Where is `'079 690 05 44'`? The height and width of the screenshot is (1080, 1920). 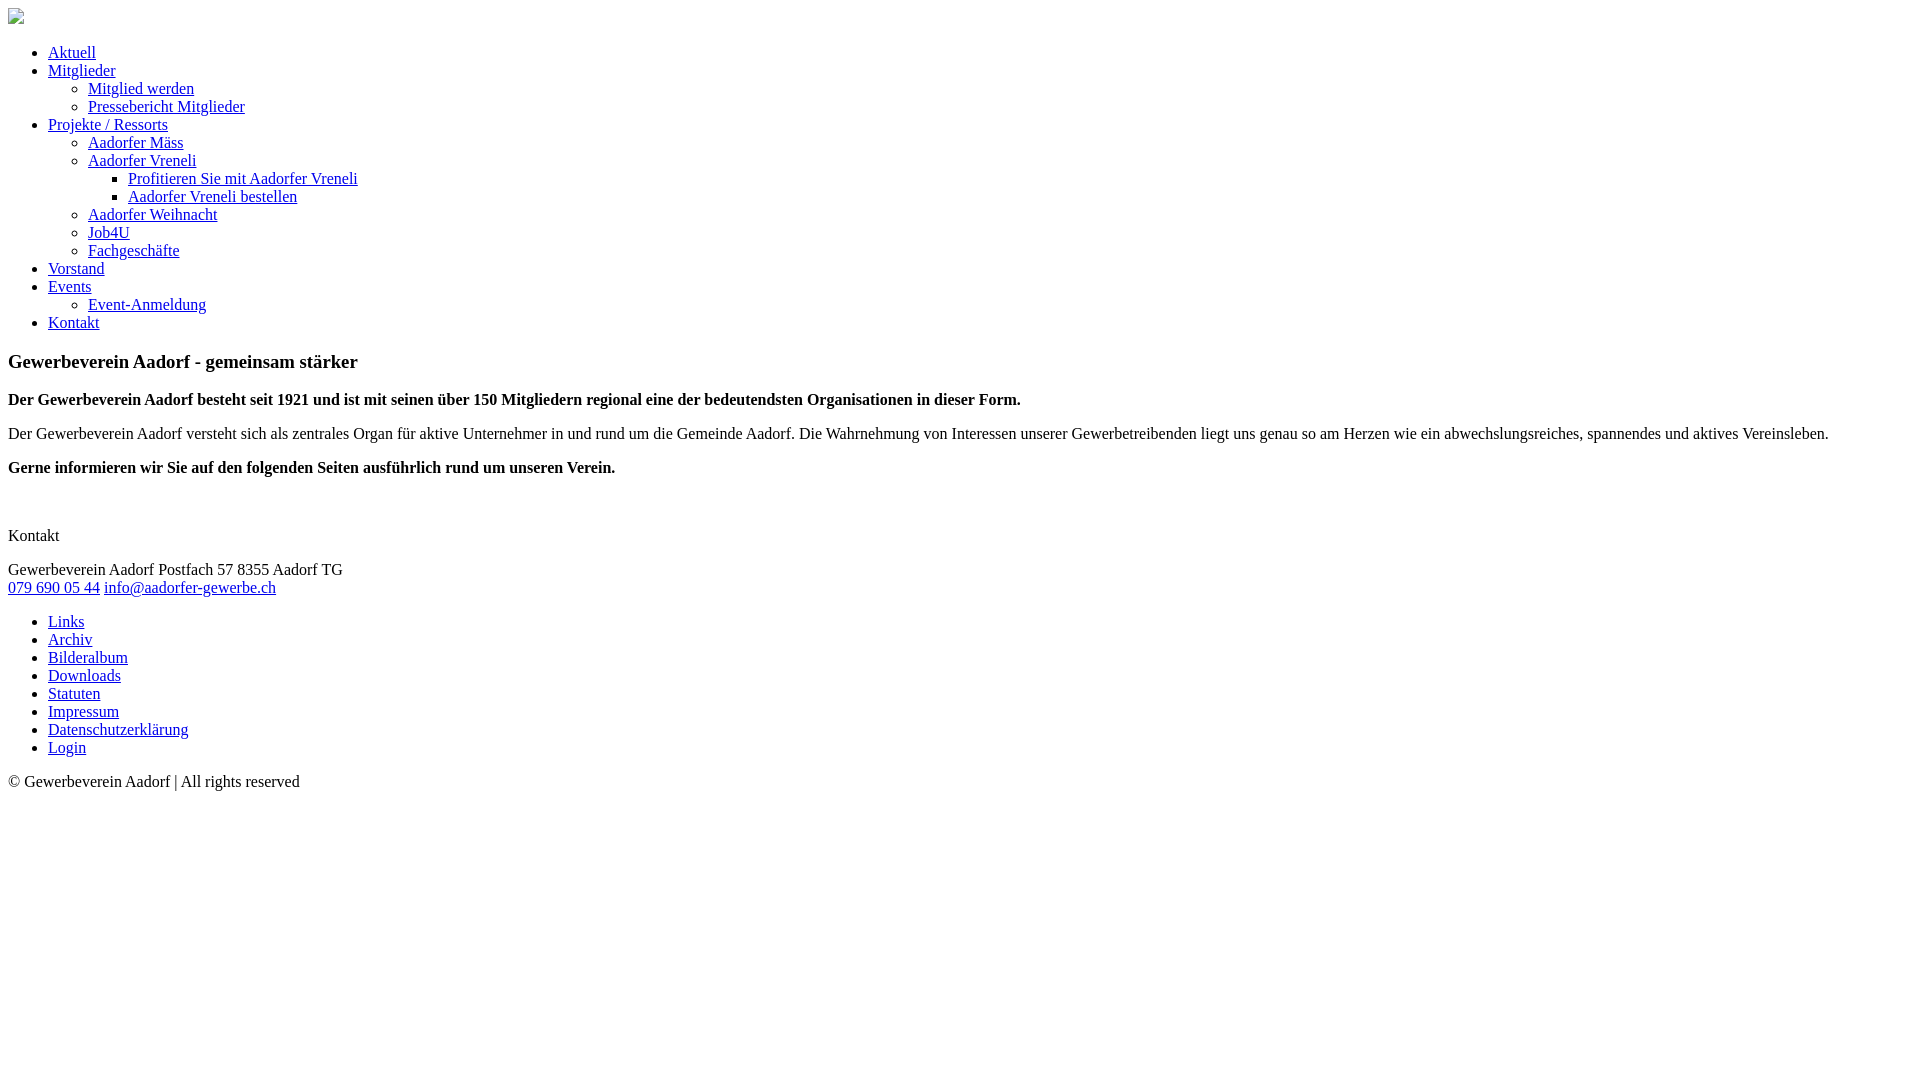 '079 690 05 44' is located at coordinates (53, 586).